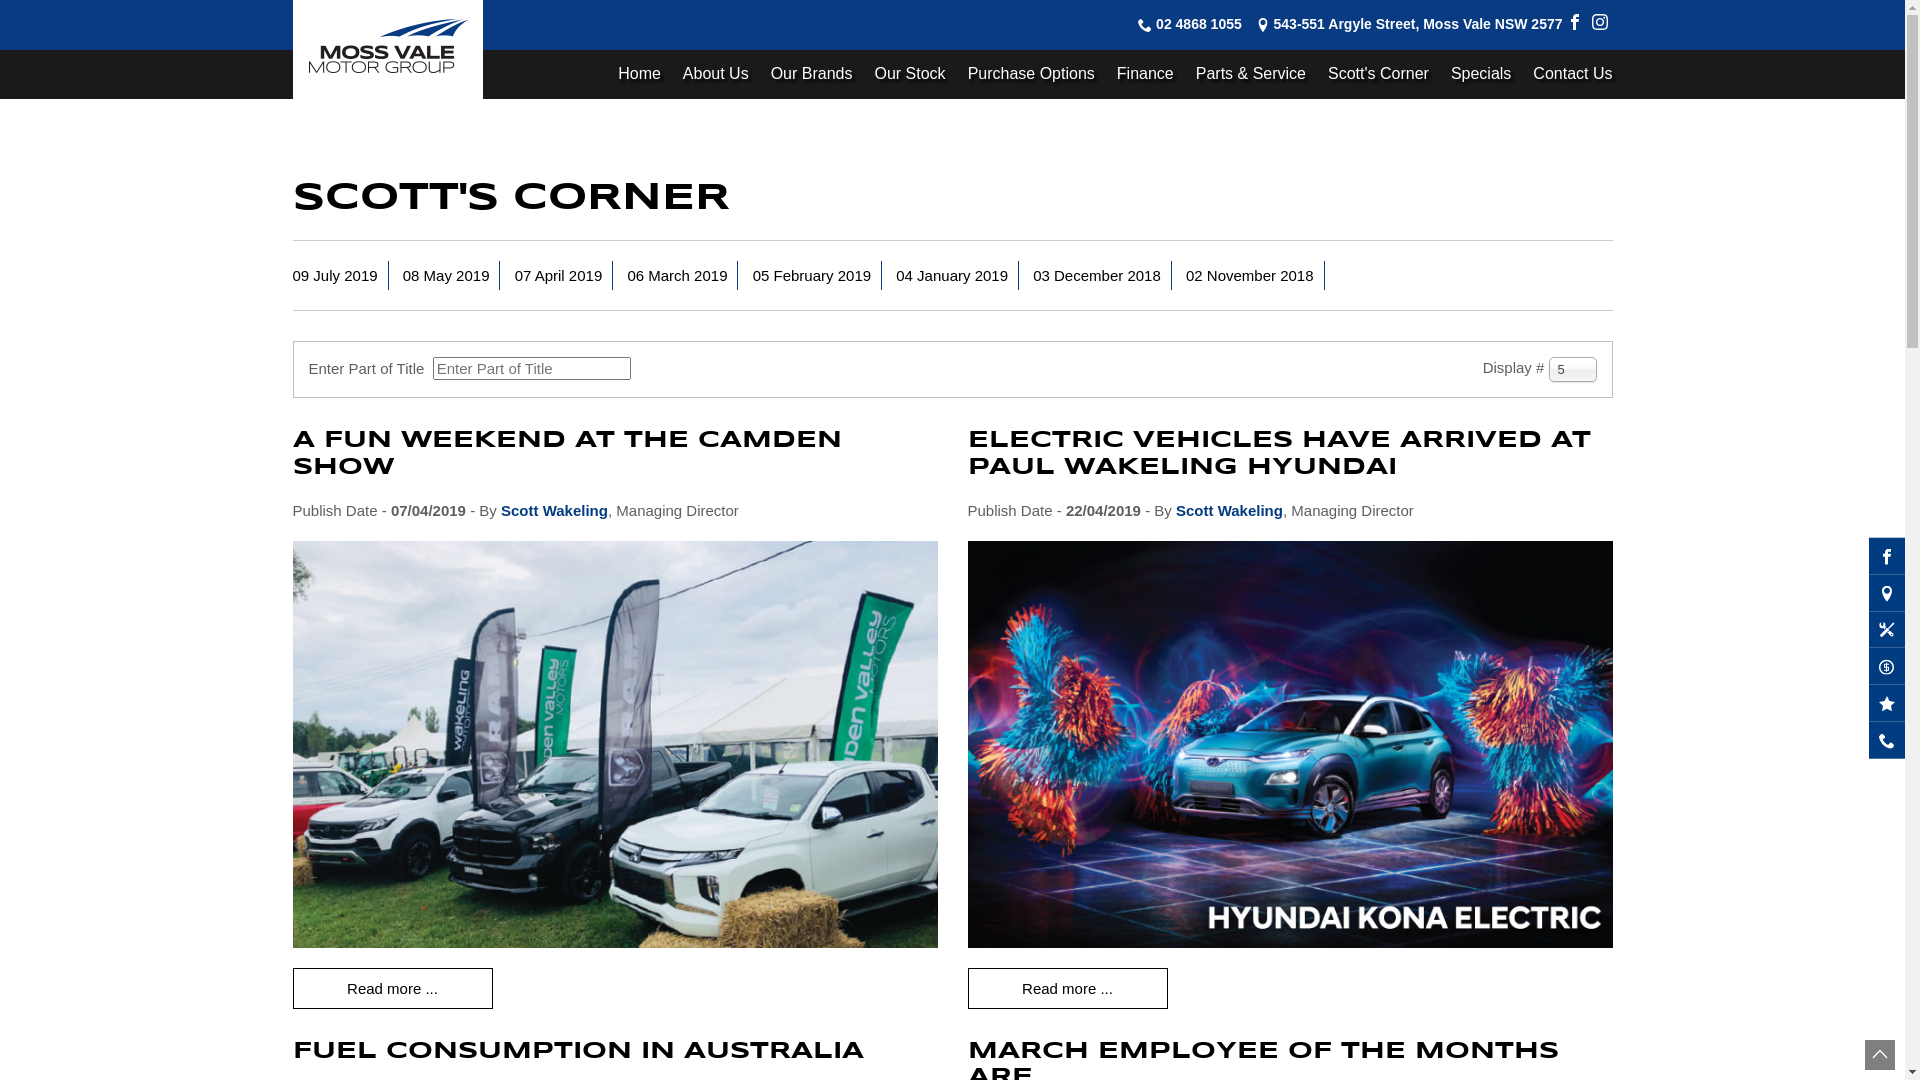  I want to click on '06 March 2019', so click(676, 275).